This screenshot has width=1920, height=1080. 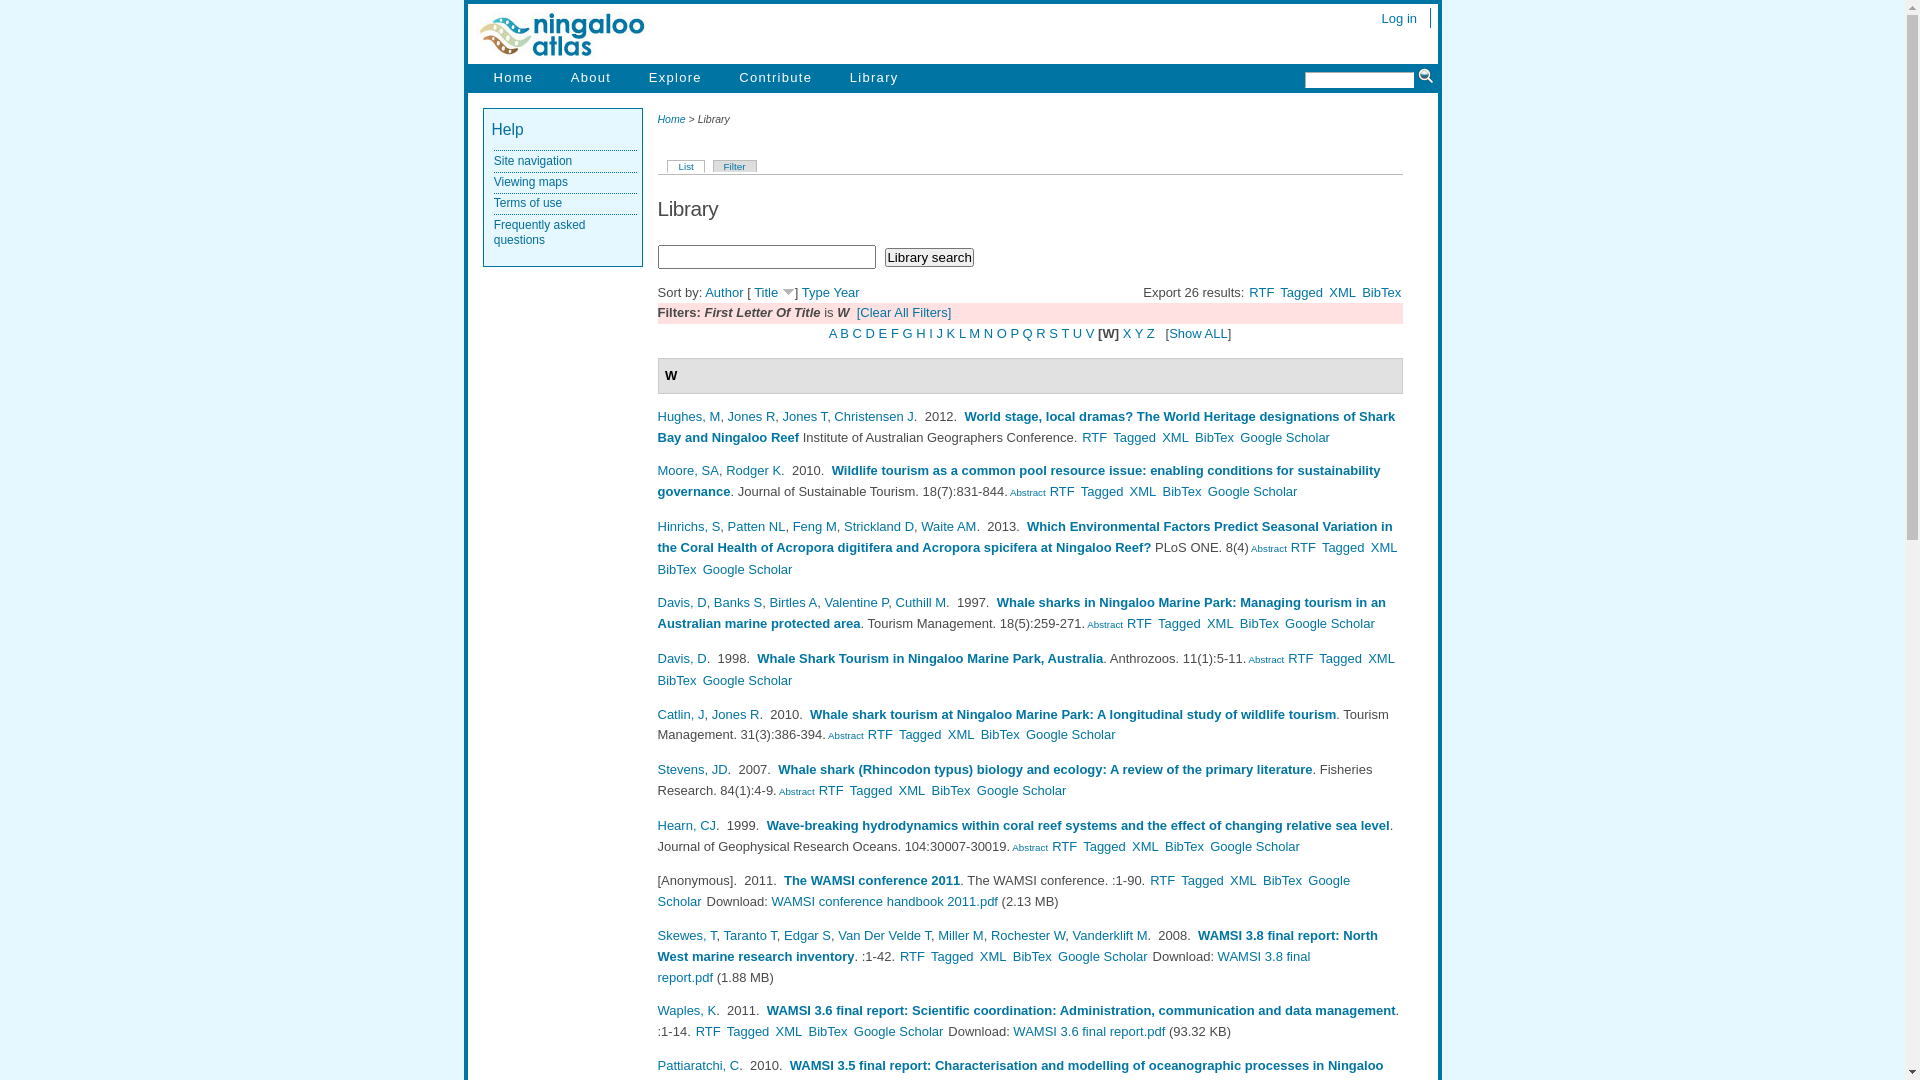 I want to click on 'Valentine P', so click(x=855, y=601).